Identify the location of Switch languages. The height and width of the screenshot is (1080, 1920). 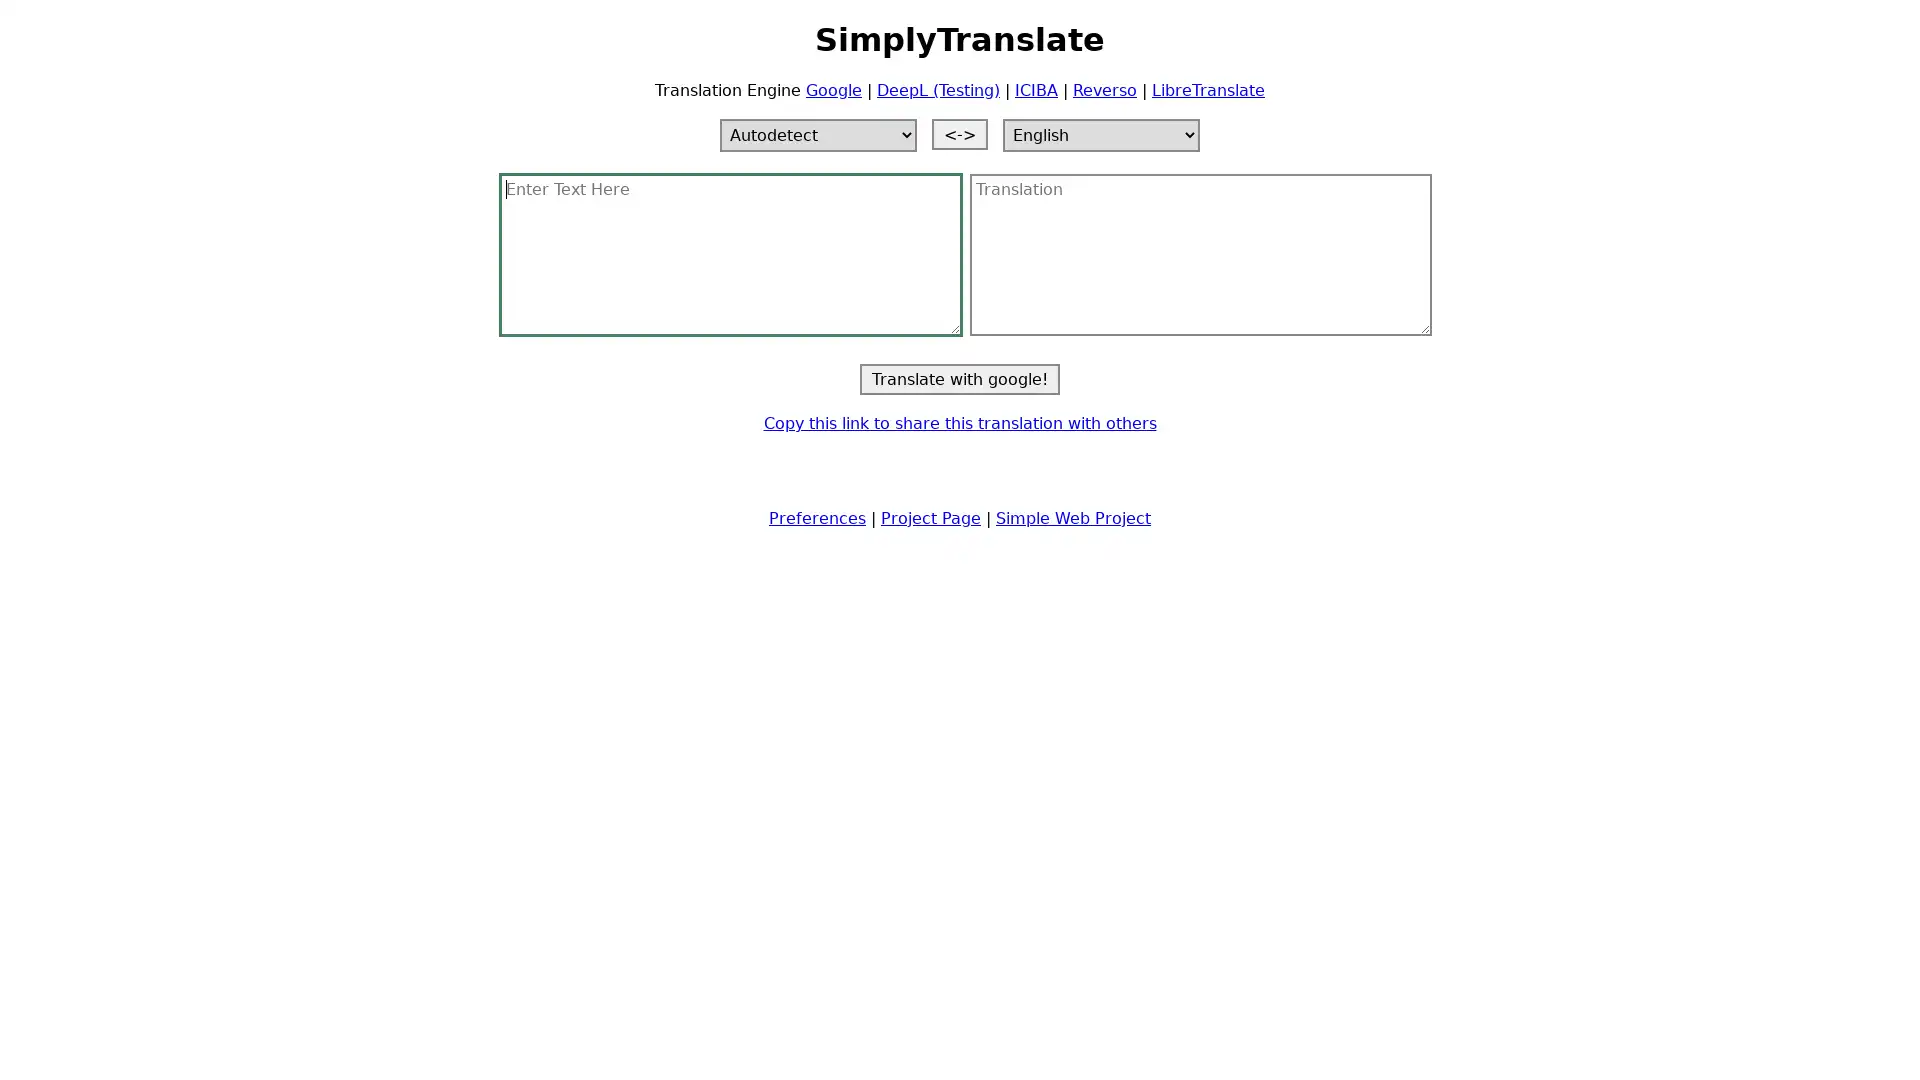
(960, 133).